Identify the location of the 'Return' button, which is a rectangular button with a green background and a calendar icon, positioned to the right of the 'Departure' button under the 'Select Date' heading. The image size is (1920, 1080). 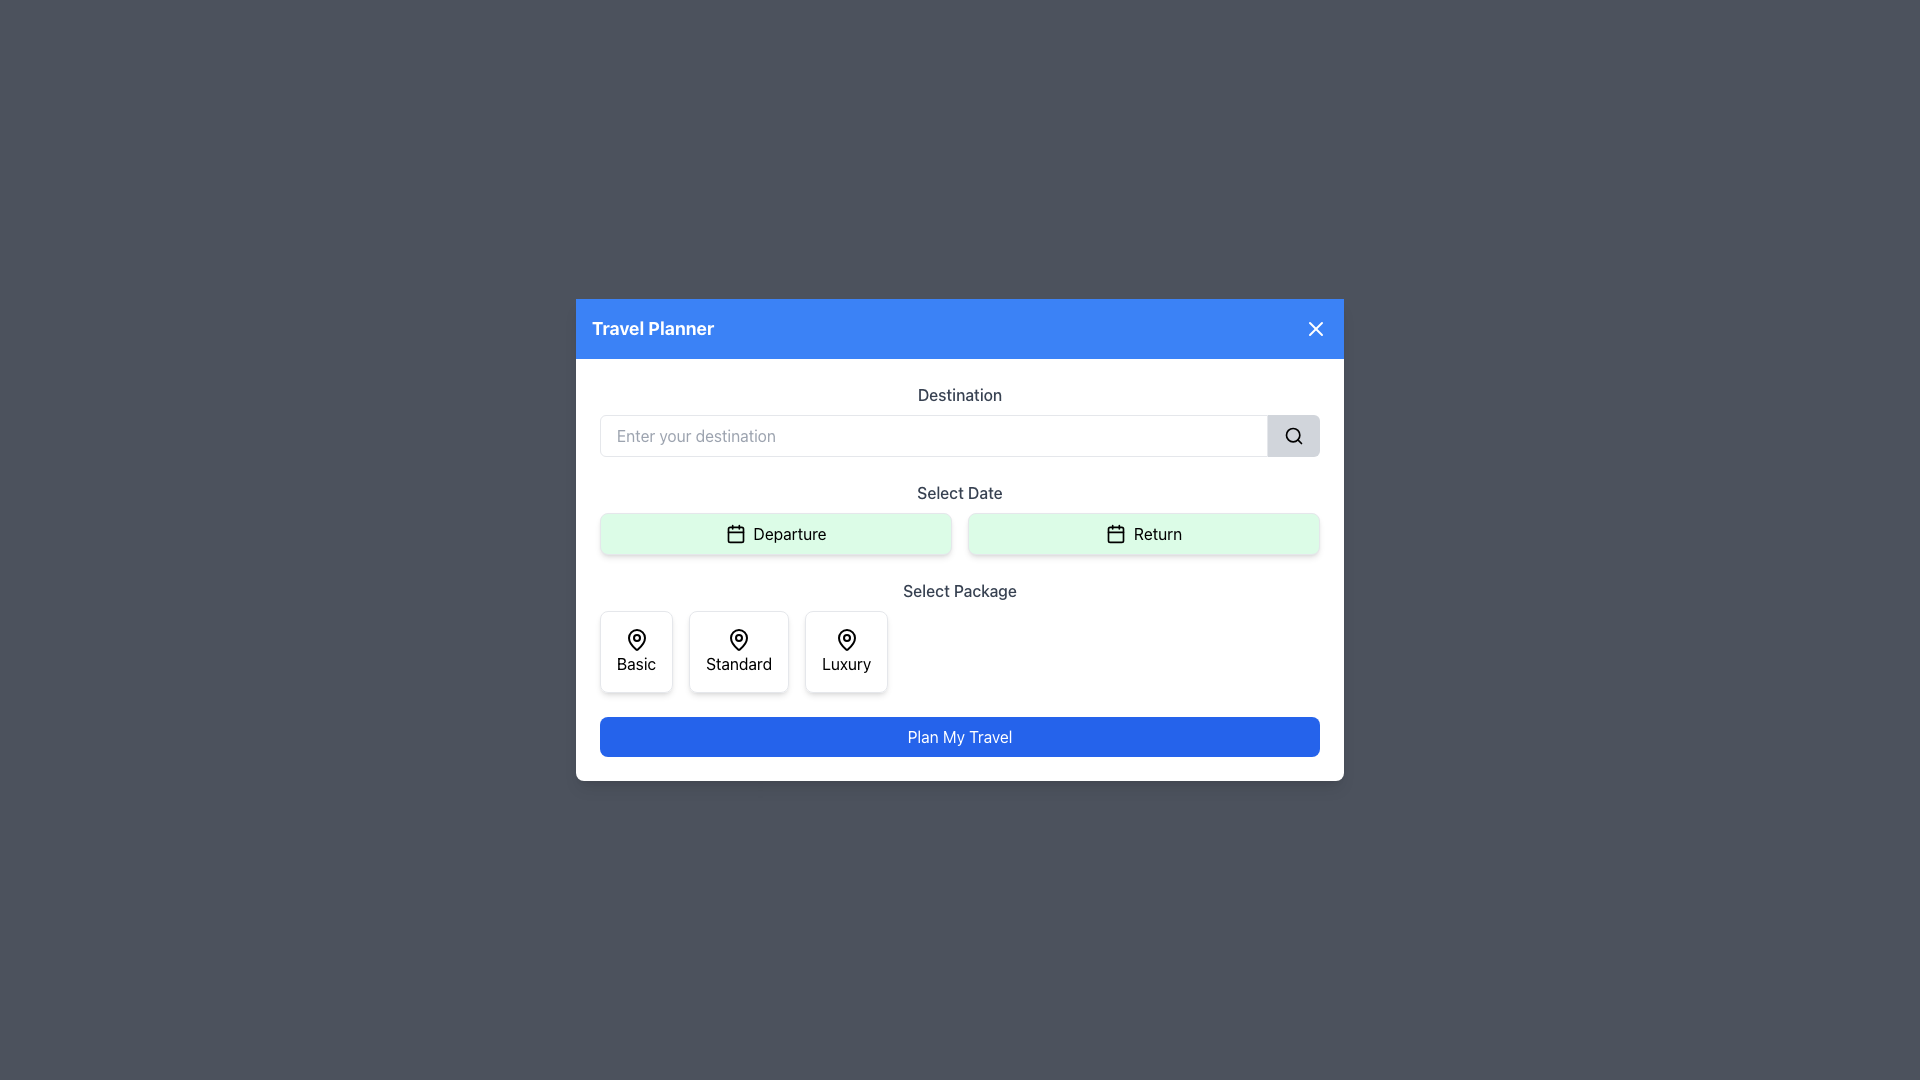
(1143, 532).